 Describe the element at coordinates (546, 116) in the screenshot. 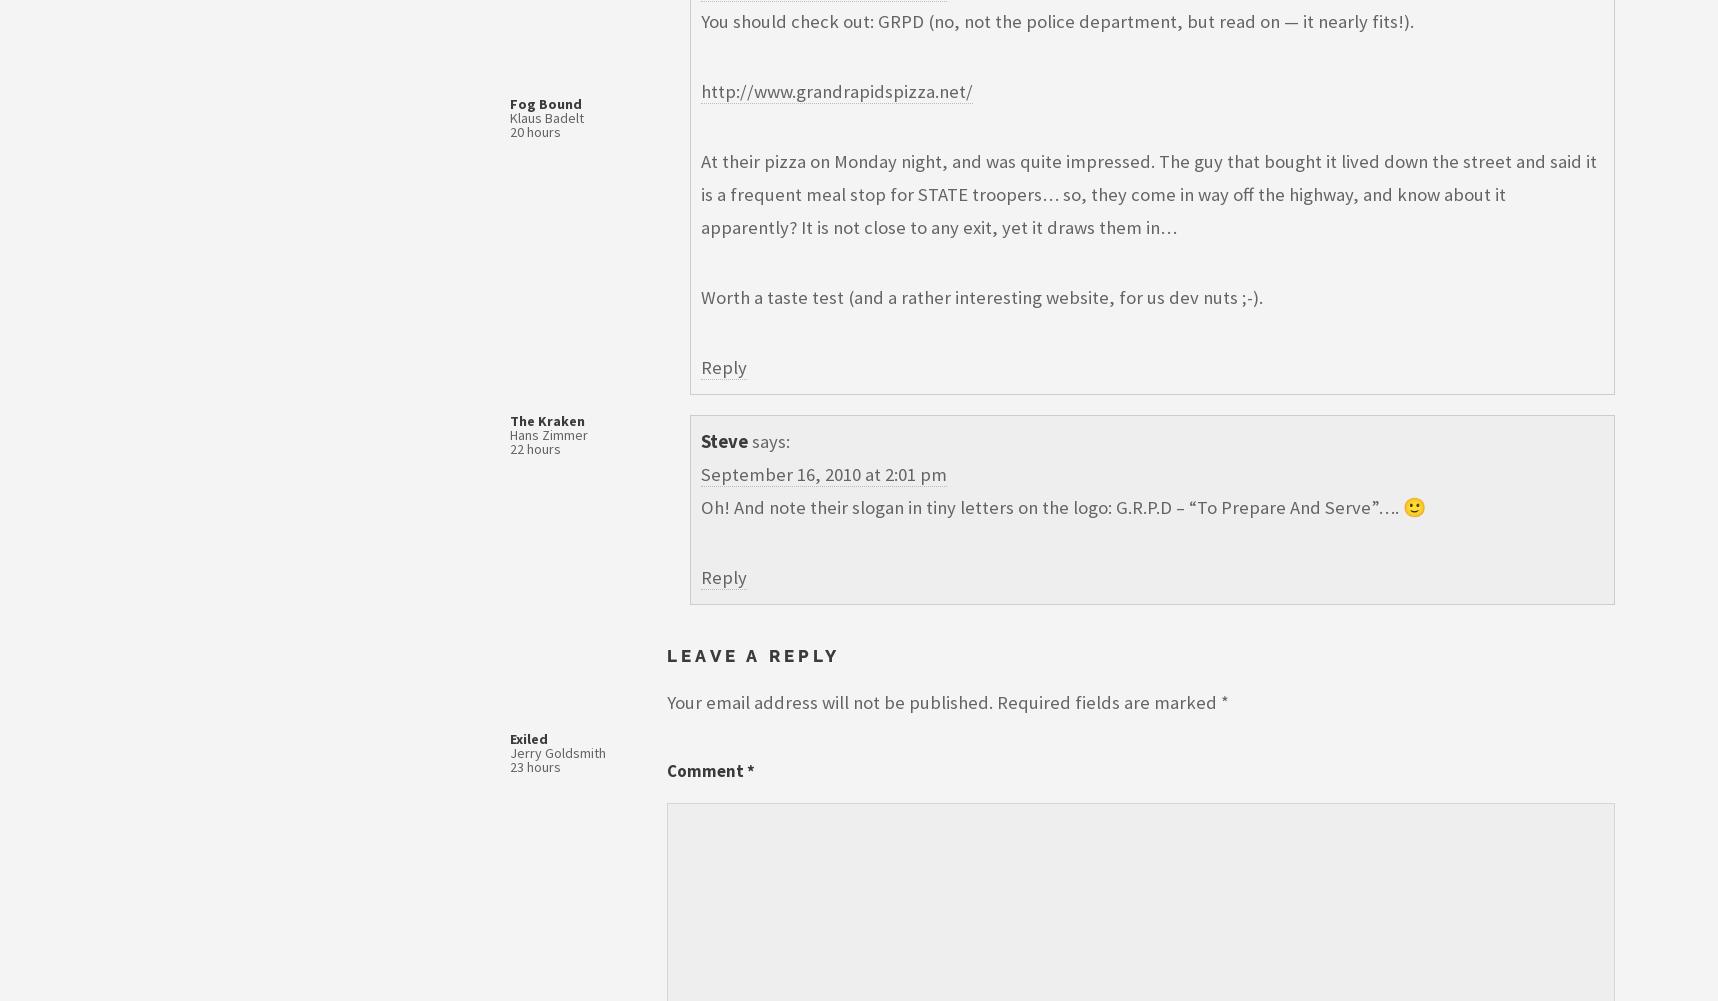

I see `'Klaus Badelt'` at that location.